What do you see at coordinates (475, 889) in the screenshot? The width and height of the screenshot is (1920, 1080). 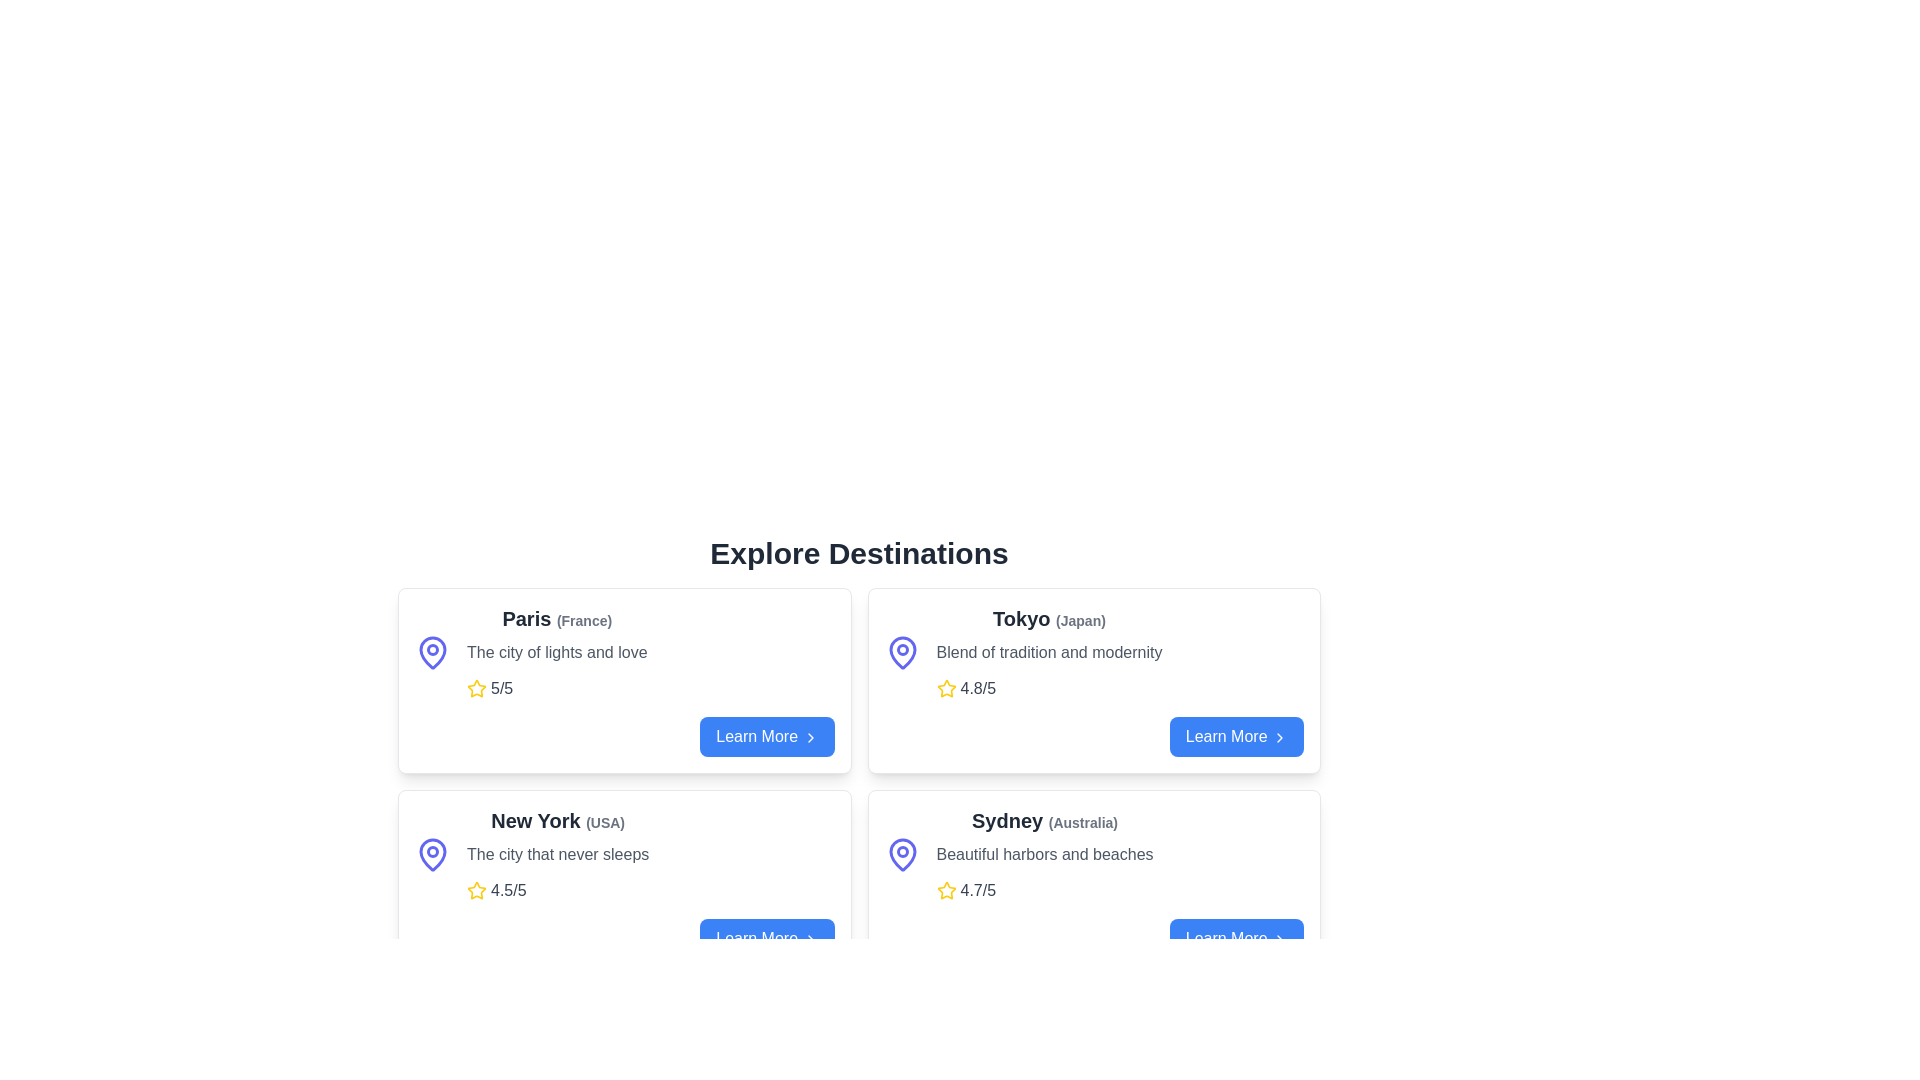 I see `the yellow five-pointed star icon indicating the rating, located beneath the 'Explore Destinations' label on the 'Paris' card, in the rating section` at bounding box center [475, 889].